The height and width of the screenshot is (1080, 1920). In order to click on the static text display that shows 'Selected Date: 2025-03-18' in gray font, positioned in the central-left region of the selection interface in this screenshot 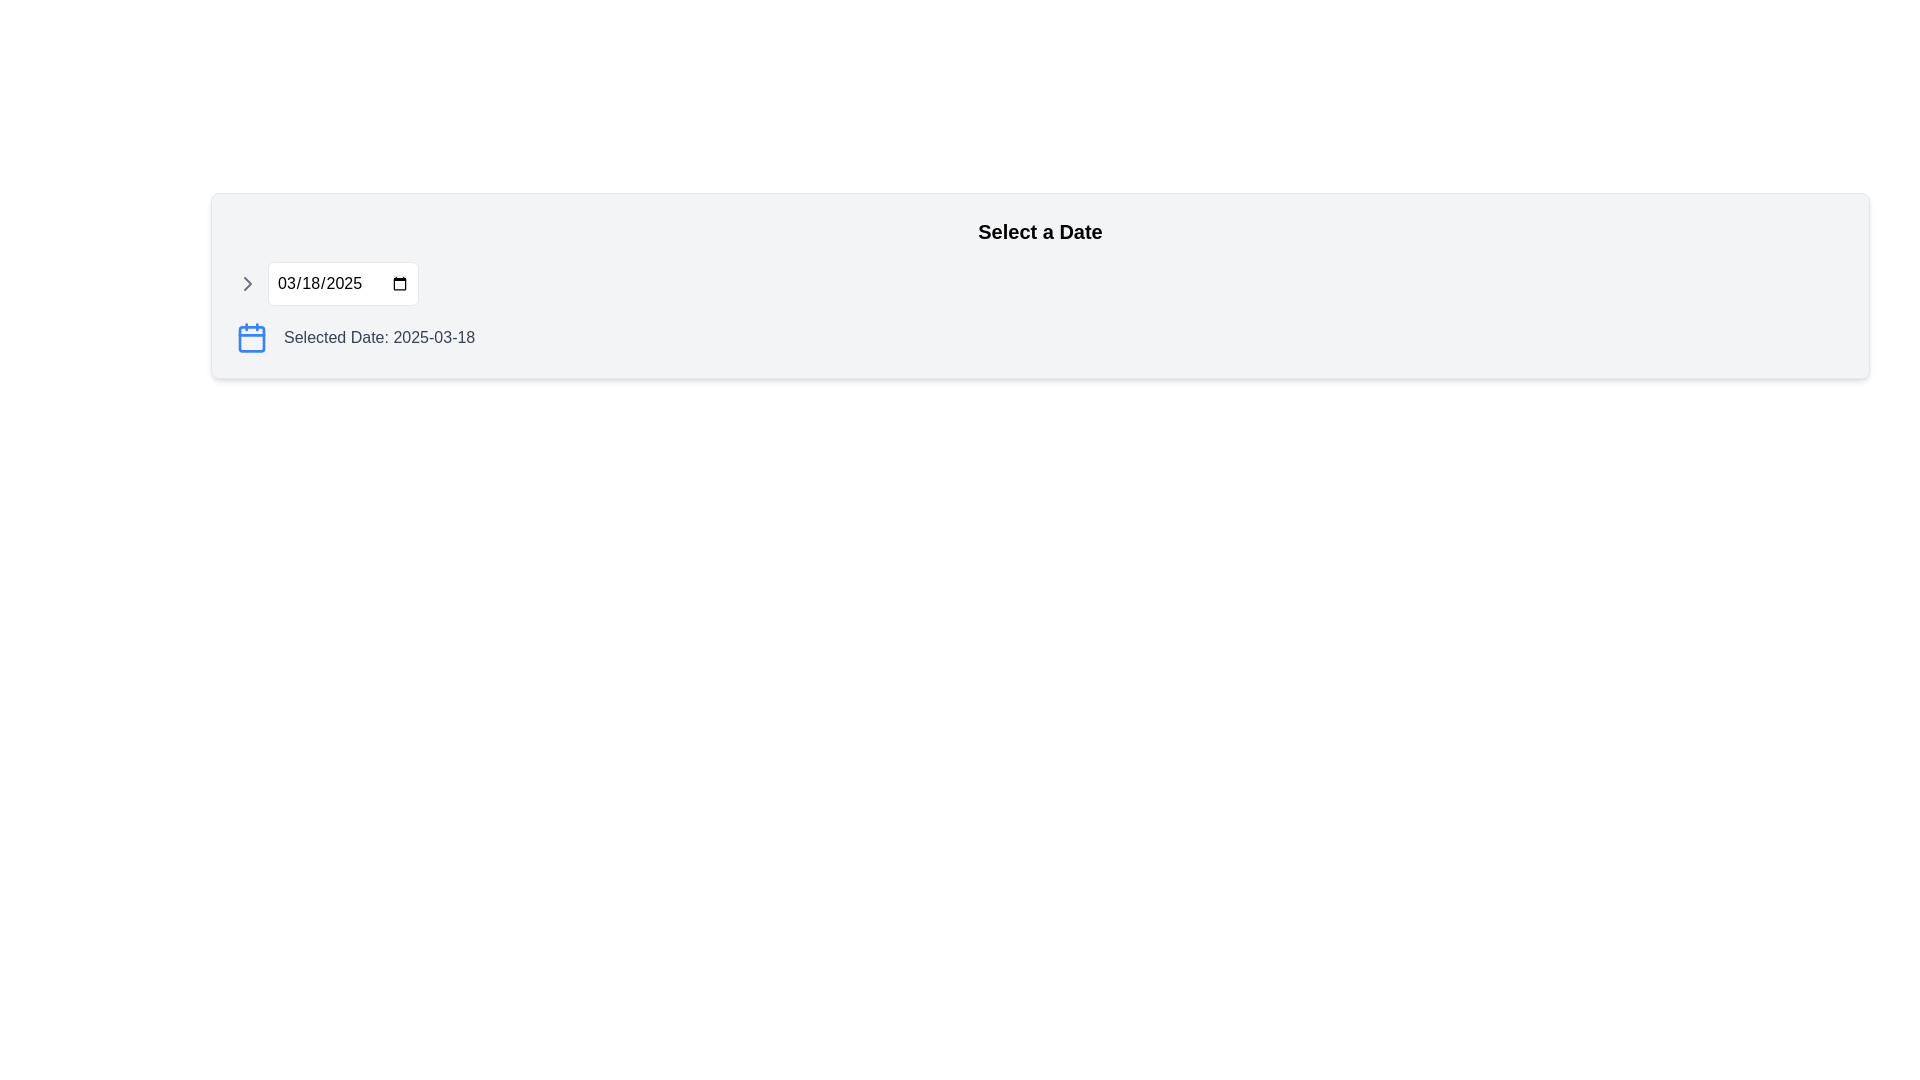, I will do `click(379, 337)`.